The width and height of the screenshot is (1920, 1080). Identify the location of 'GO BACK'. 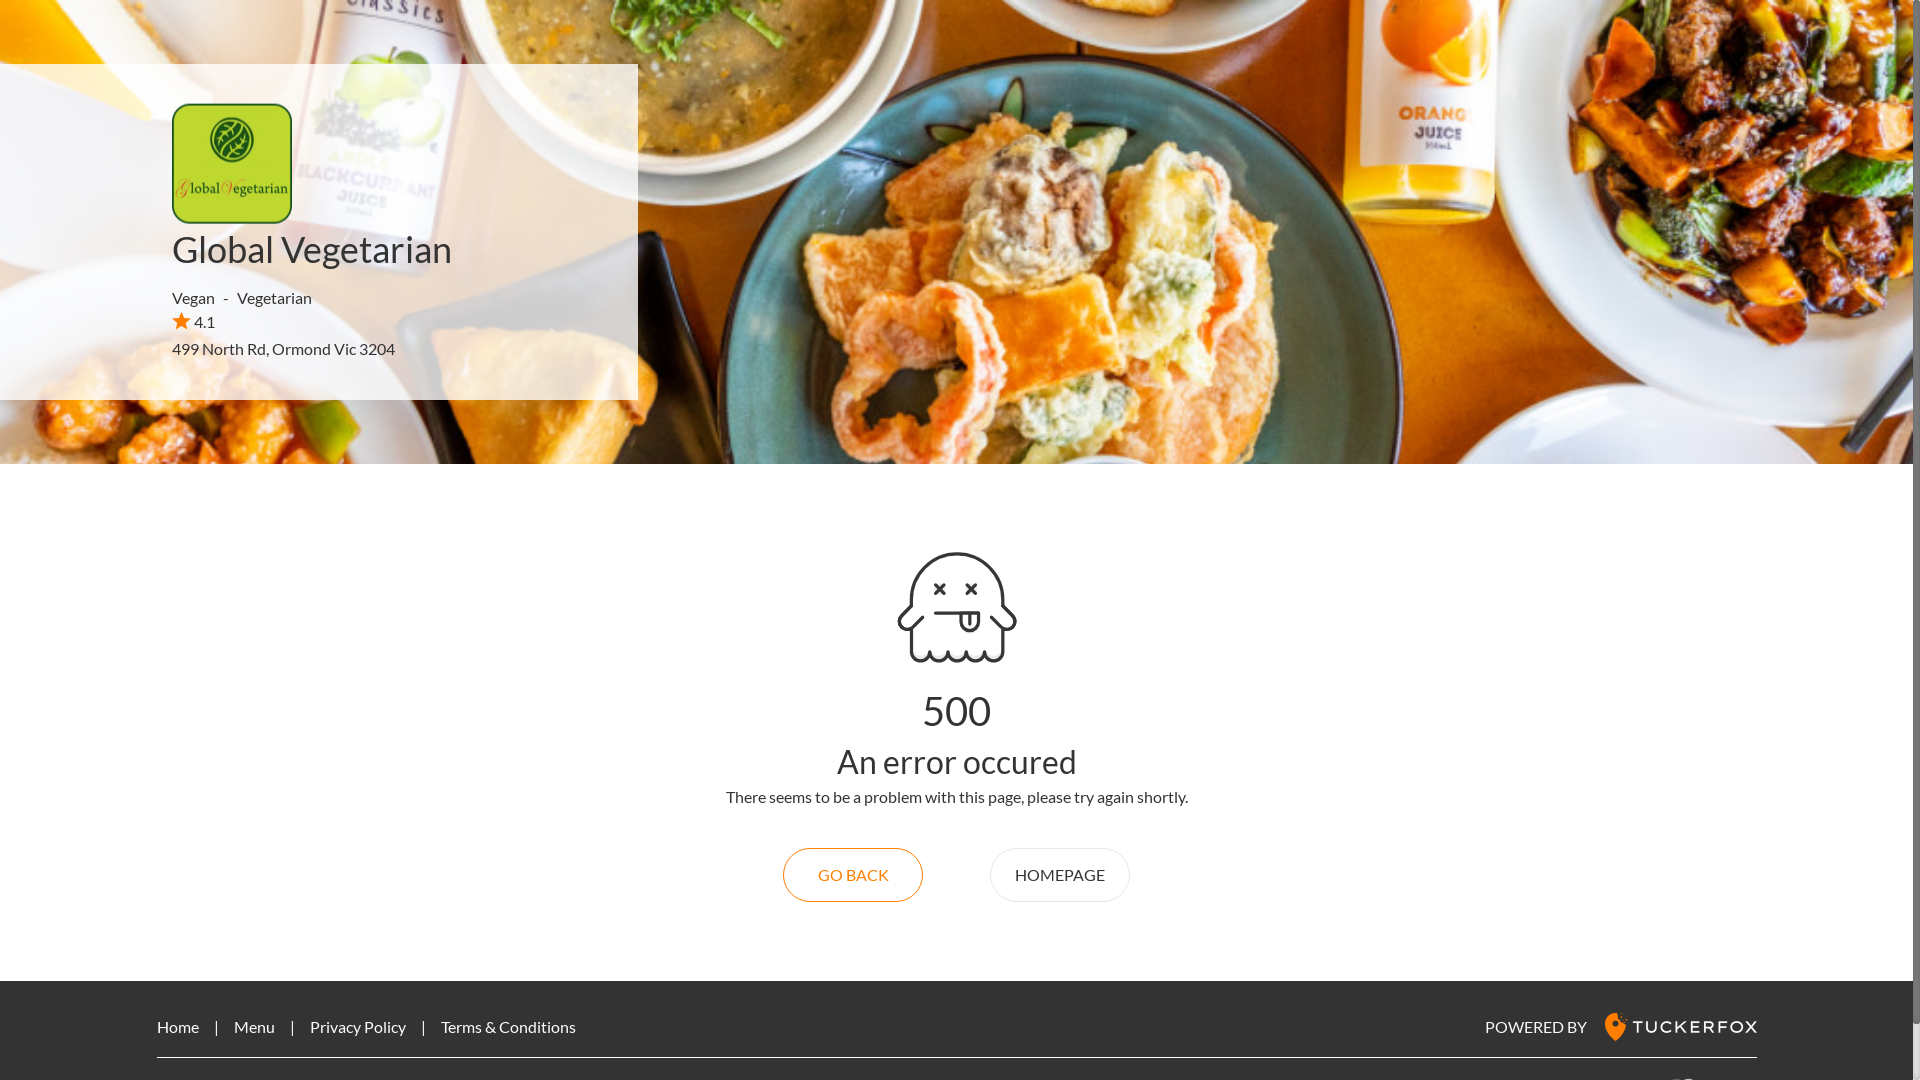
(853, 874).